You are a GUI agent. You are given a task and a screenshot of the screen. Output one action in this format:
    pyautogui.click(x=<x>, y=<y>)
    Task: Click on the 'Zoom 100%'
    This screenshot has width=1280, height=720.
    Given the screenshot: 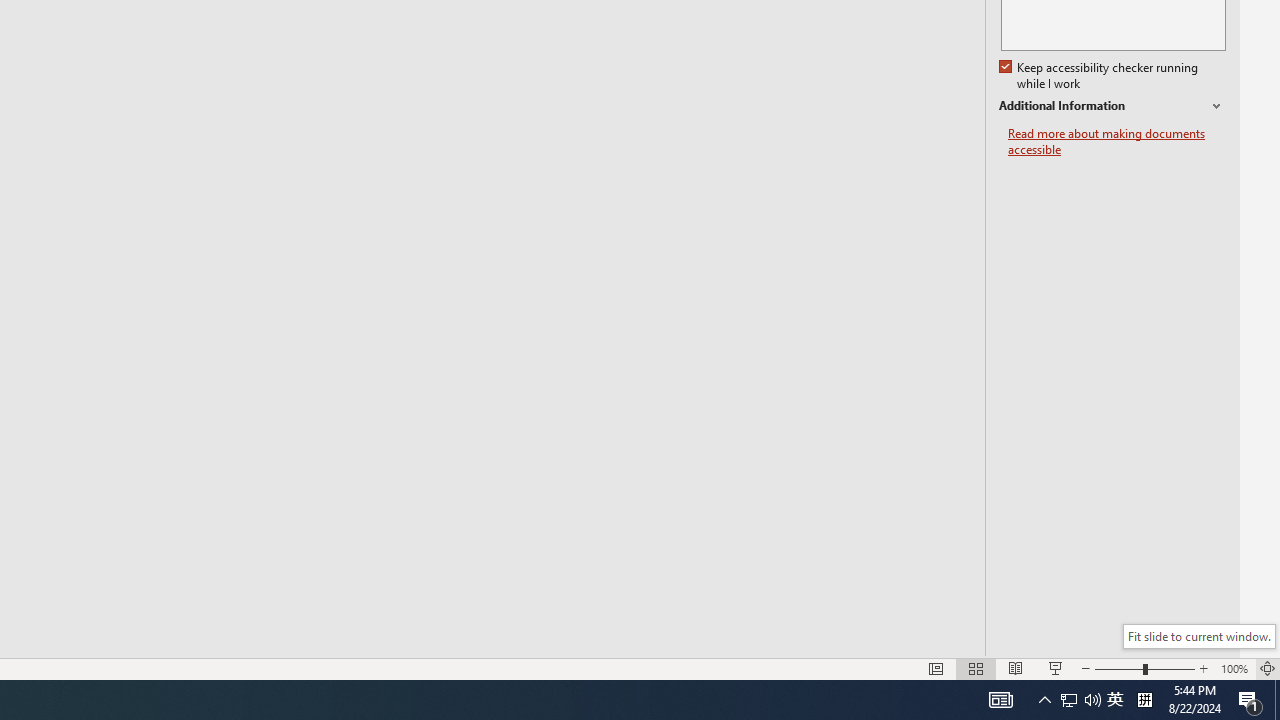 What is the action you would take?
    pyautogui.click(x=1233, y=669)
    